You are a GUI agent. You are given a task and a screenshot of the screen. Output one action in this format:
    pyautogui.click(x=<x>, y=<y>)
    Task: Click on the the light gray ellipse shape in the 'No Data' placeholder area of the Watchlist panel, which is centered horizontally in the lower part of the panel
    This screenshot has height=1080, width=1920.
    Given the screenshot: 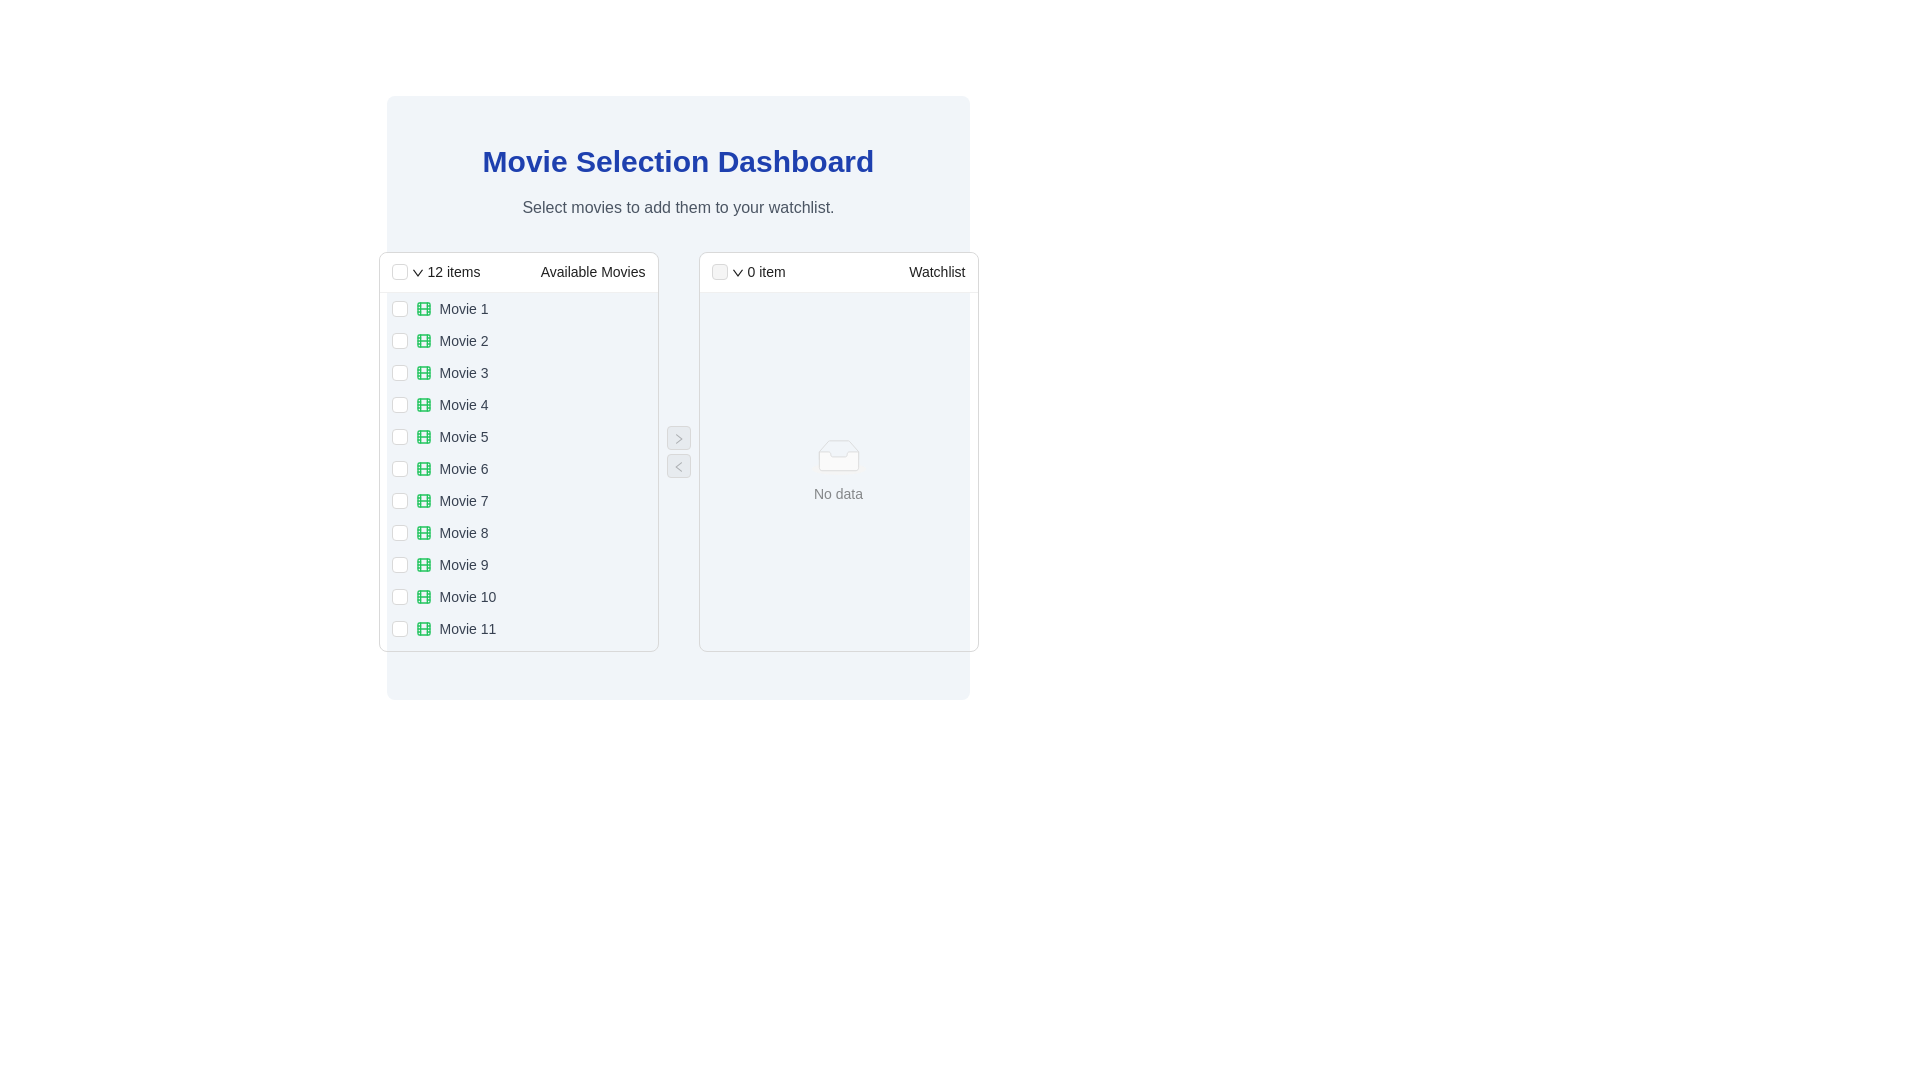 What is the action you would take?
    pyautogui.click(x=838, y=468)
    